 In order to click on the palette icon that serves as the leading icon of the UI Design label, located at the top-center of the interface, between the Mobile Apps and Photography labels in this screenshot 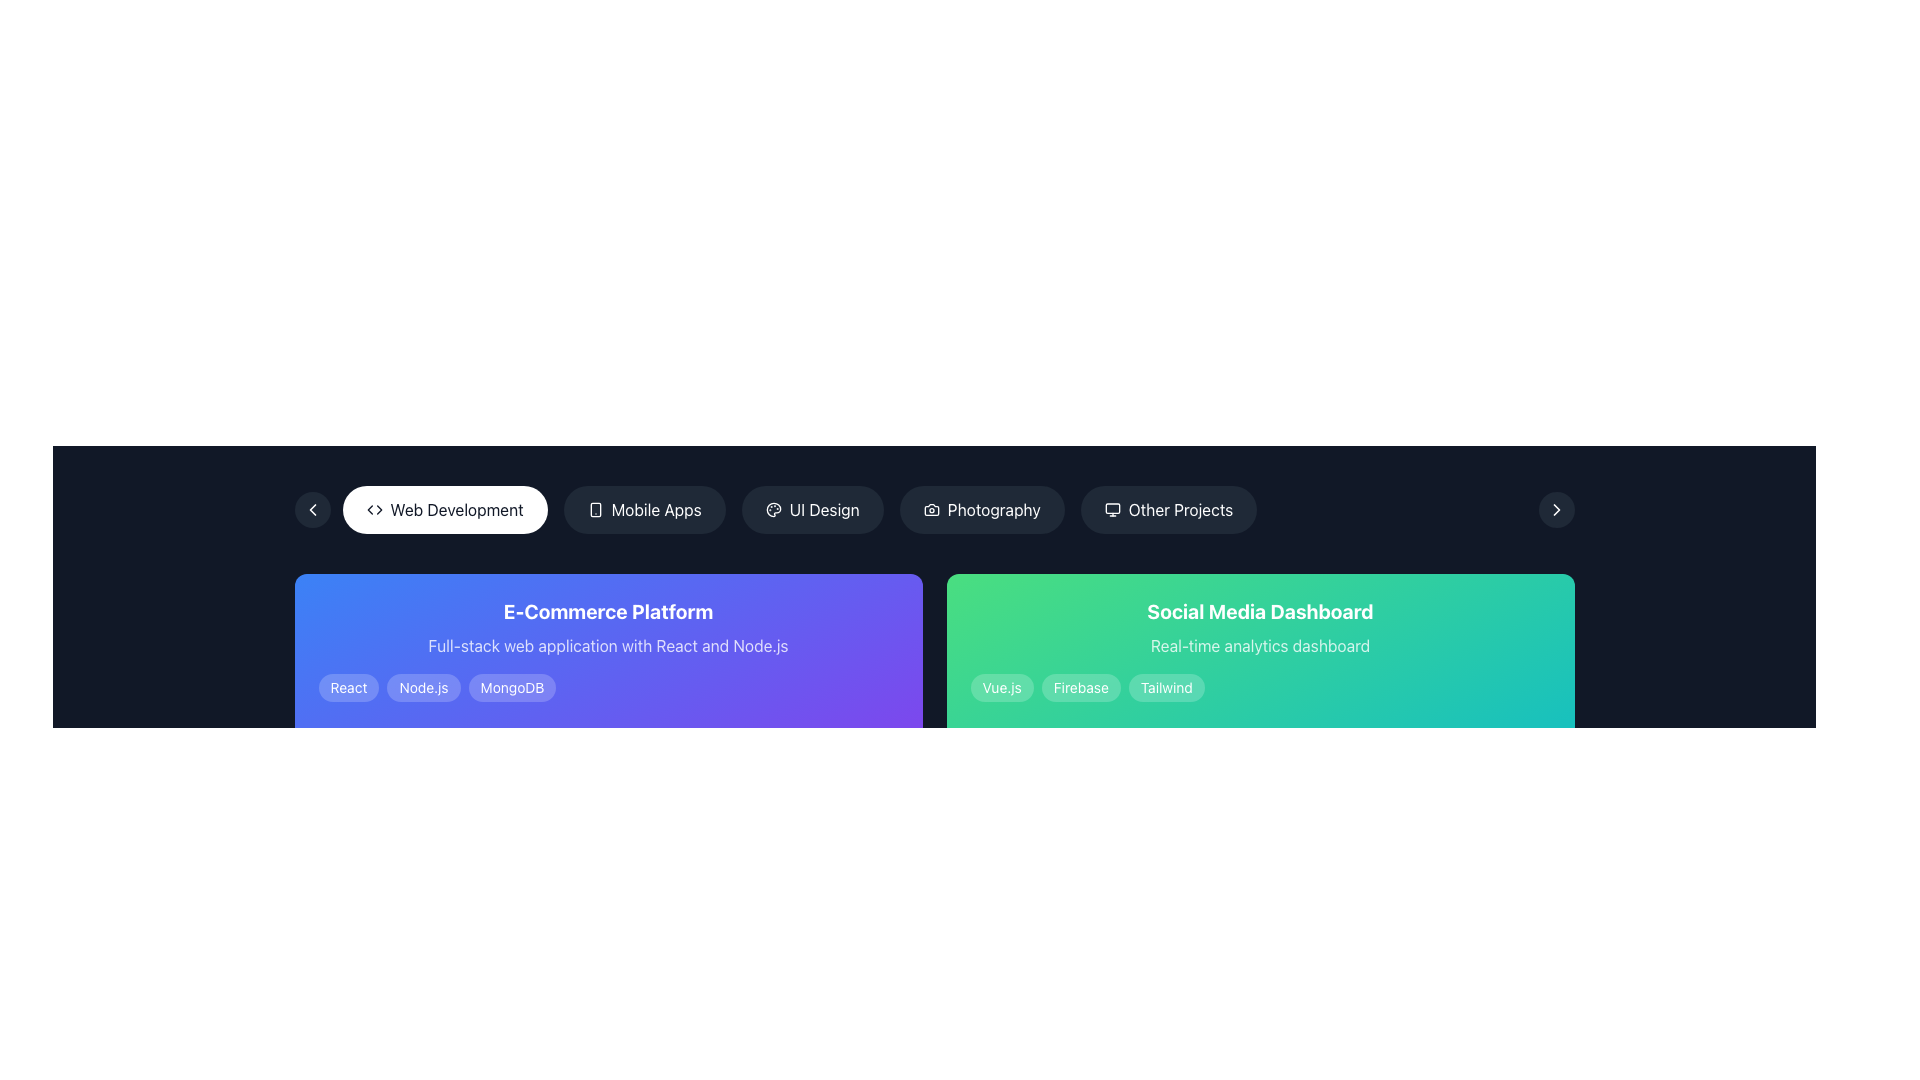, I will do `click(772, 508)`.